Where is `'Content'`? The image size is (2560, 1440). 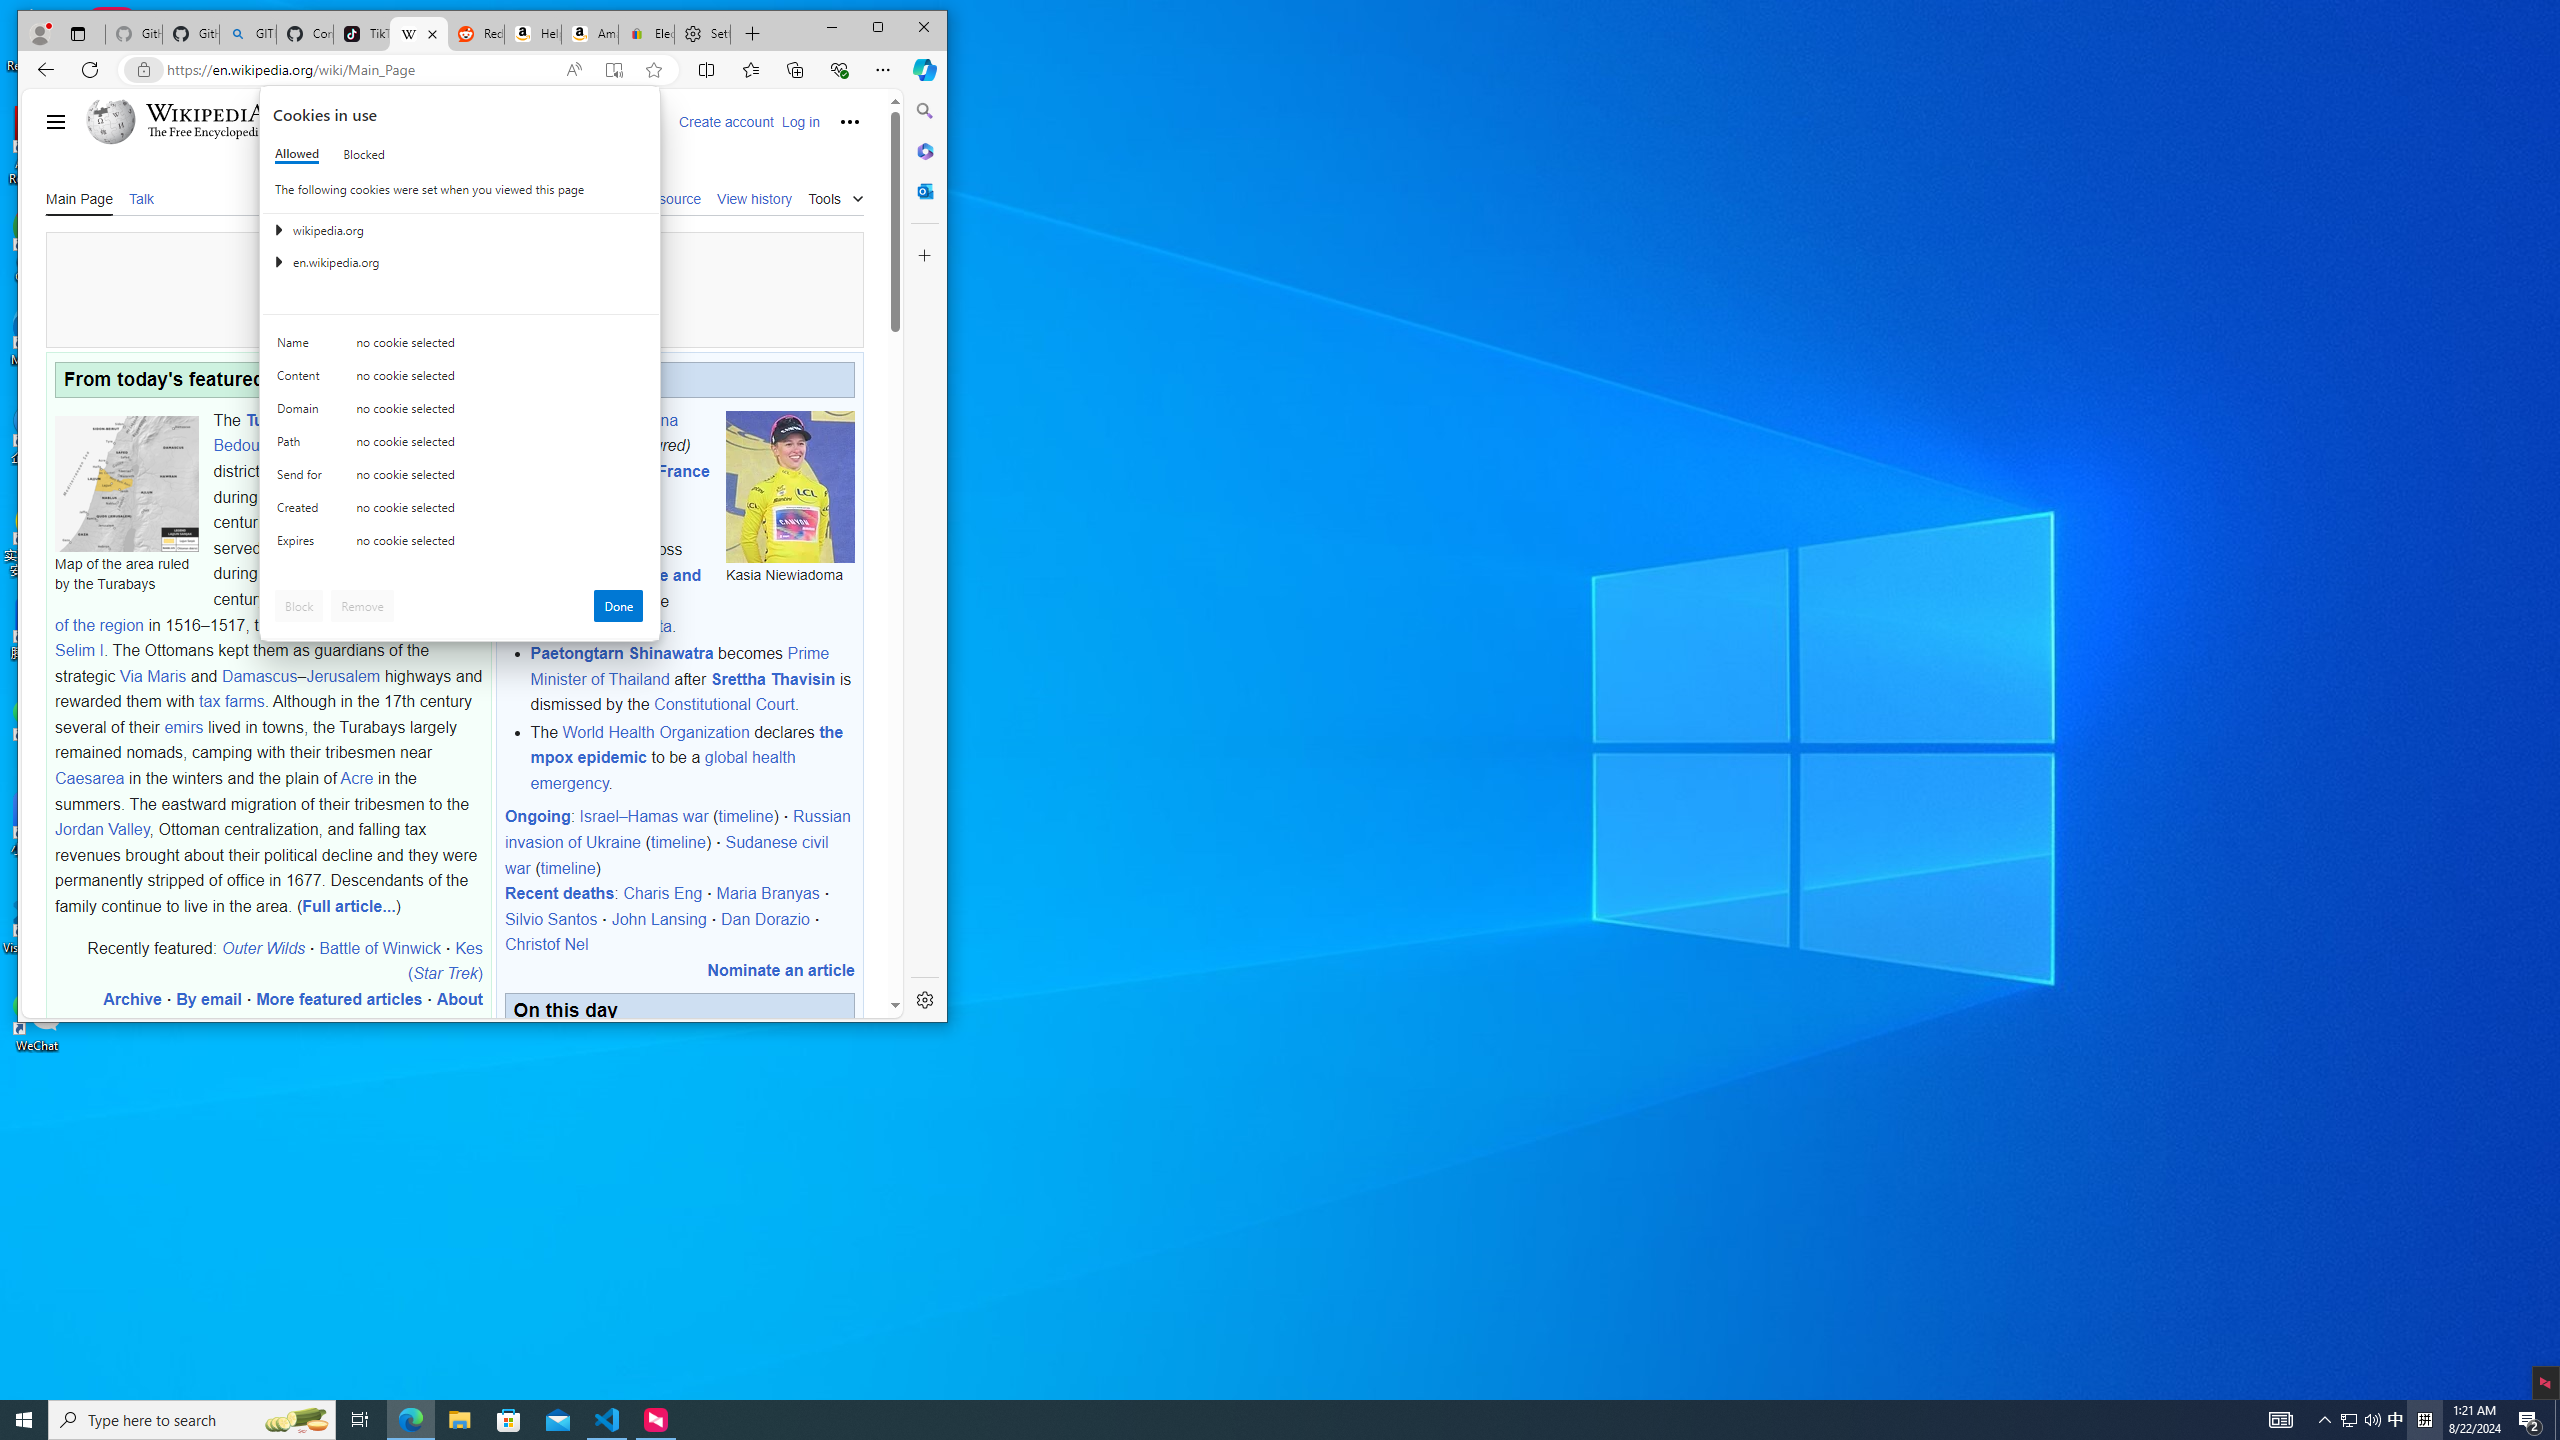
'Content' is located at coordinates (302, 379).